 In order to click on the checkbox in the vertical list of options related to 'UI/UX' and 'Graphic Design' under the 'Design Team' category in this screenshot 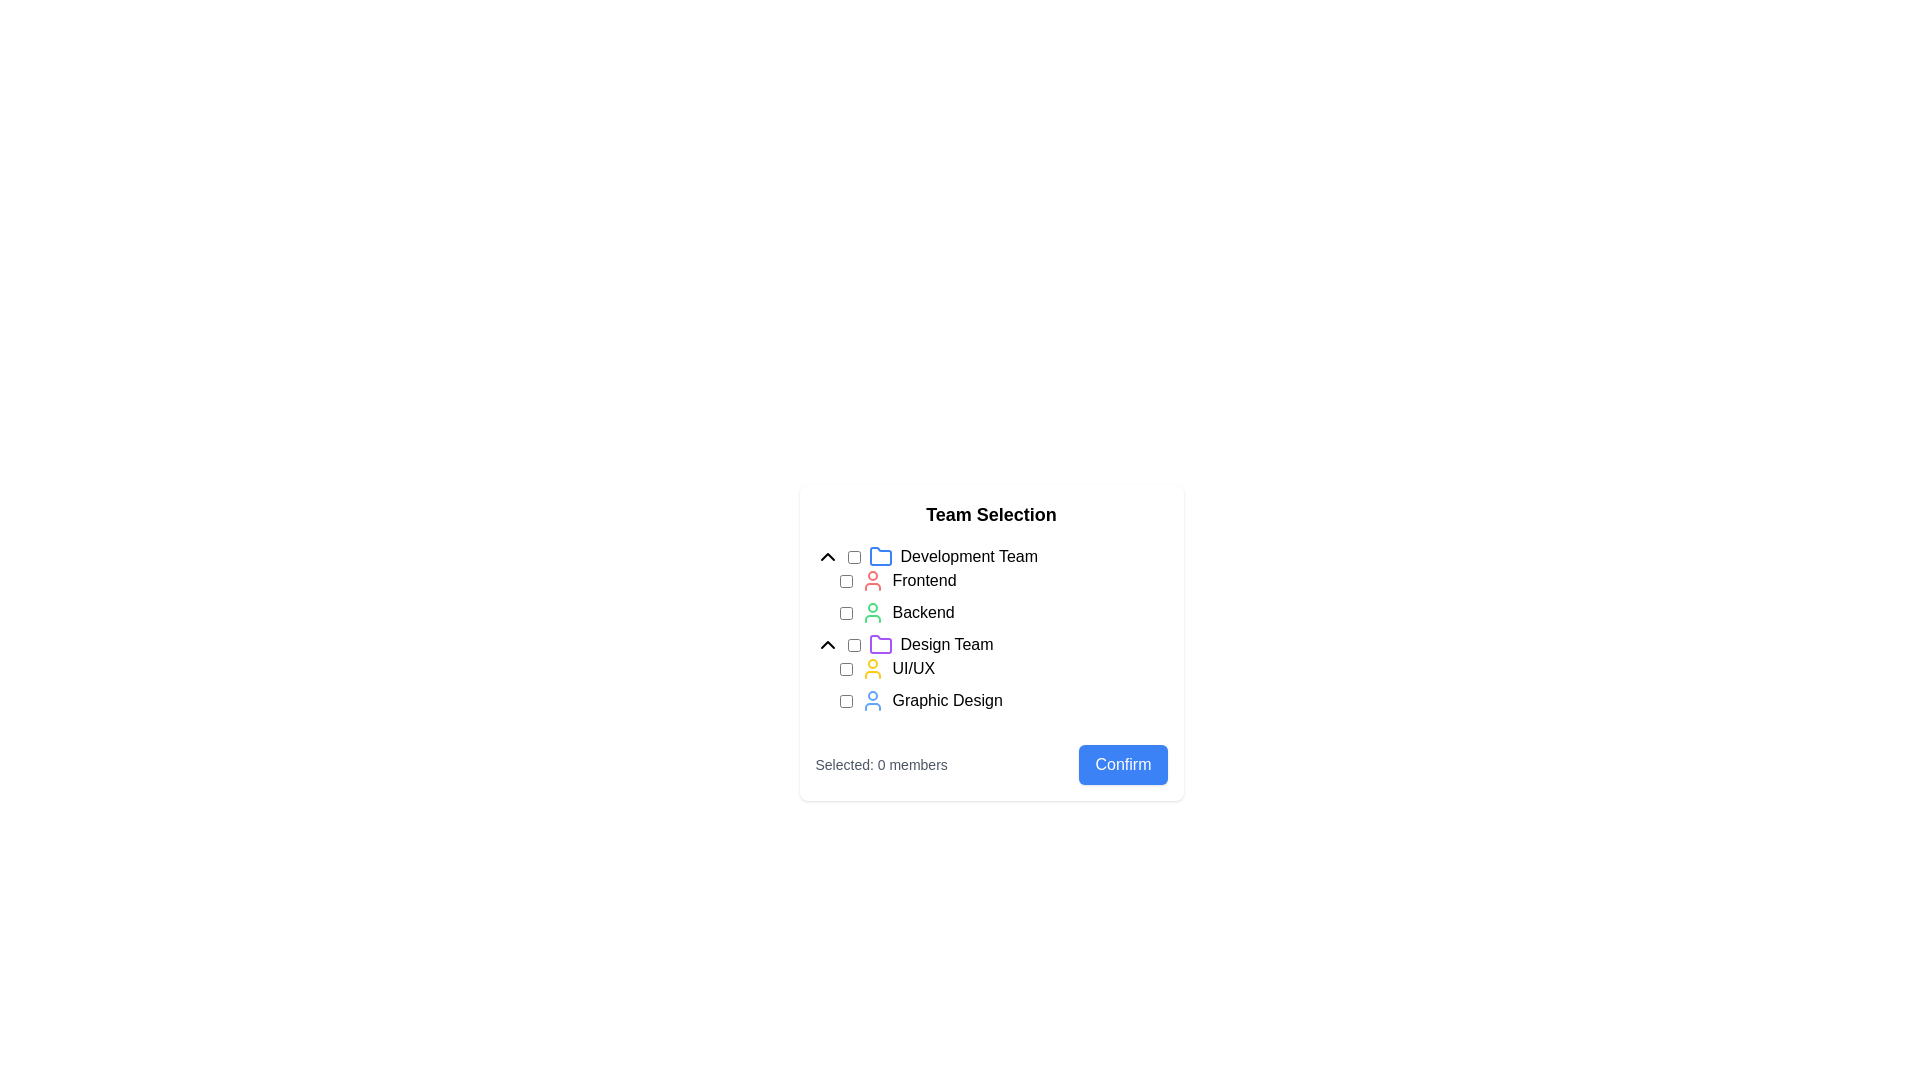, I will do `click(1003, 684)`.